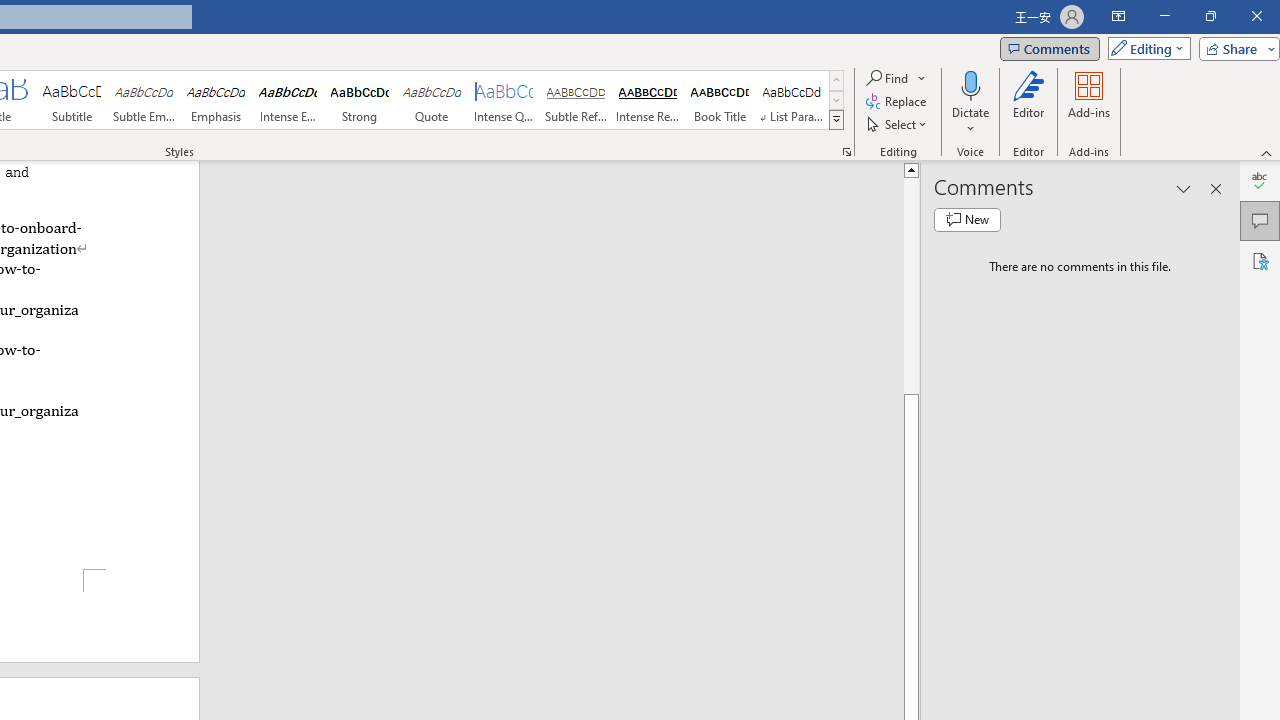 Image resolution: width=1280 pixels, height=720 pixels. What do you see at coordinates (896, 101) in the screenshot?
I see `'Replace...'` at bounding box center [896, 101].